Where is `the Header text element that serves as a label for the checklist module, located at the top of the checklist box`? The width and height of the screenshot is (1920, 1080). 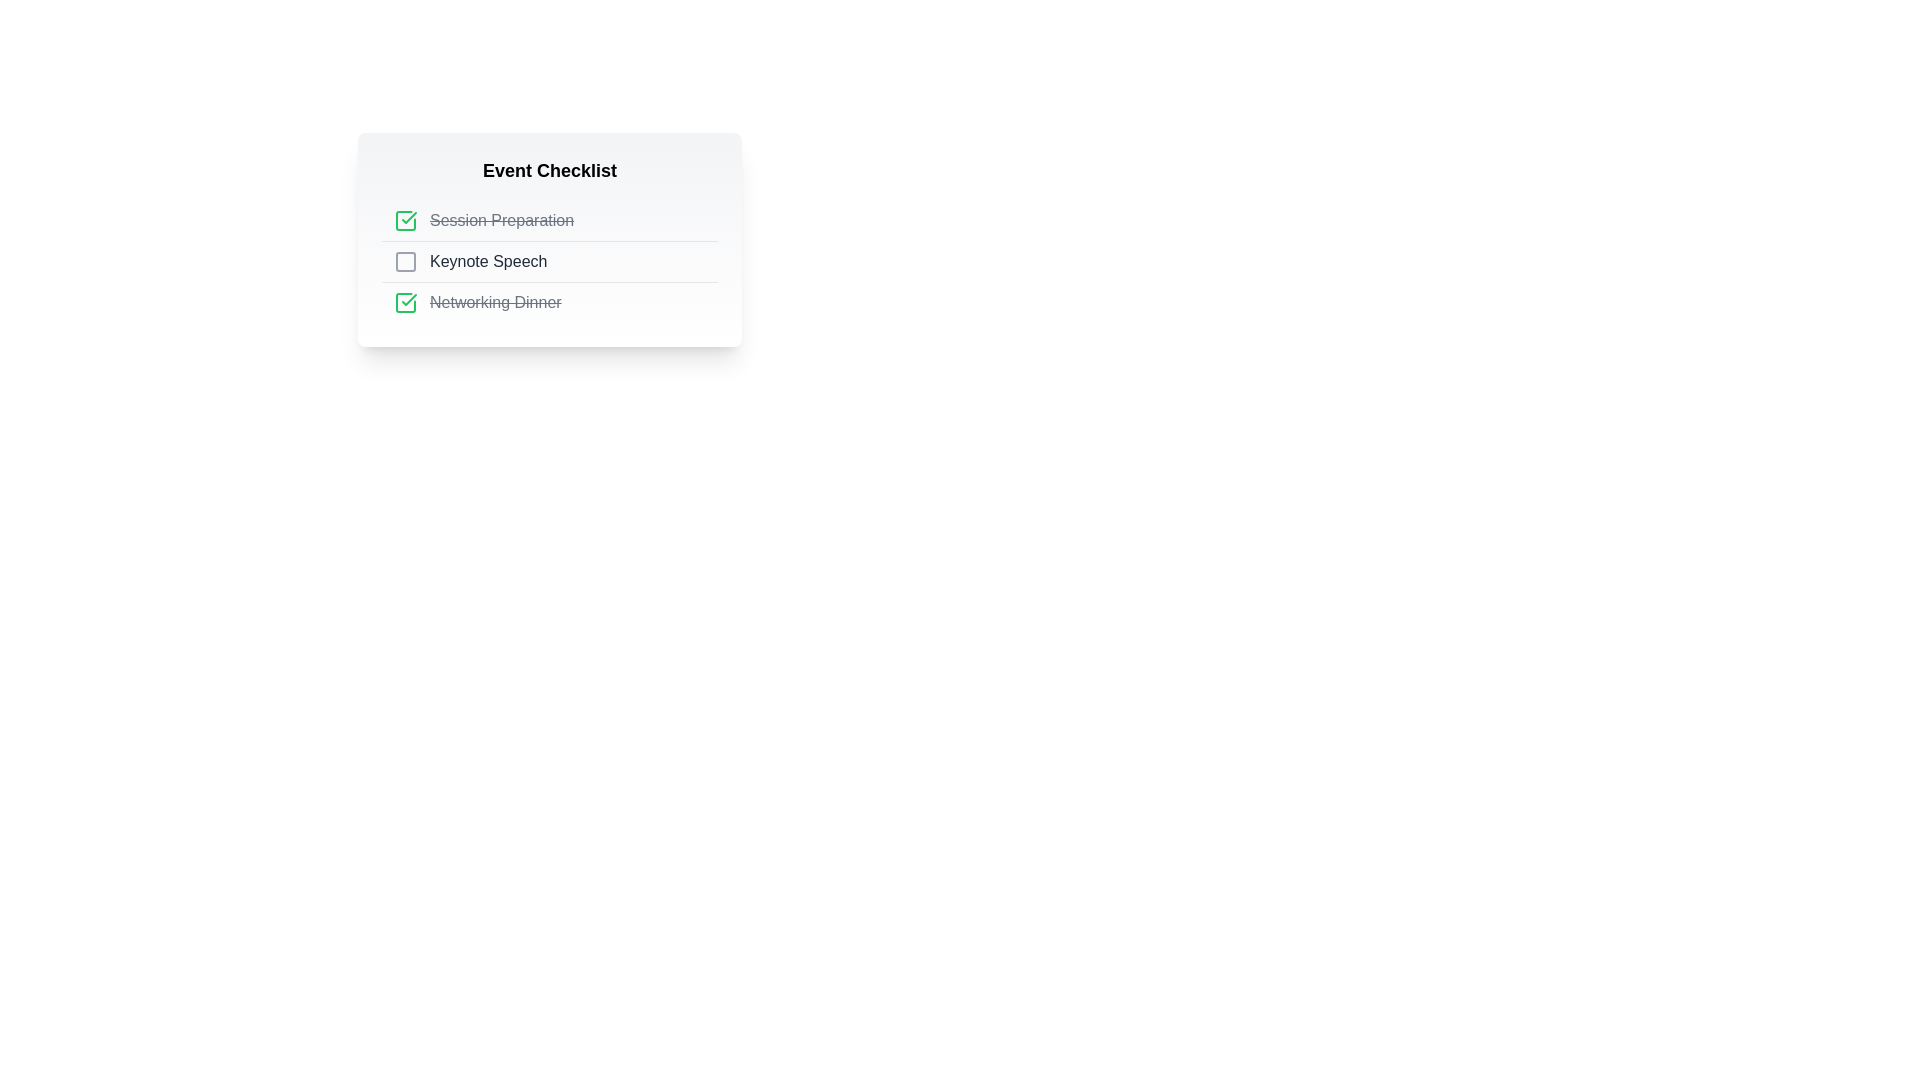
the Header text element that serves as a label for the checklist module, located at the top of the checklist box is located at coordinates (550, 169).